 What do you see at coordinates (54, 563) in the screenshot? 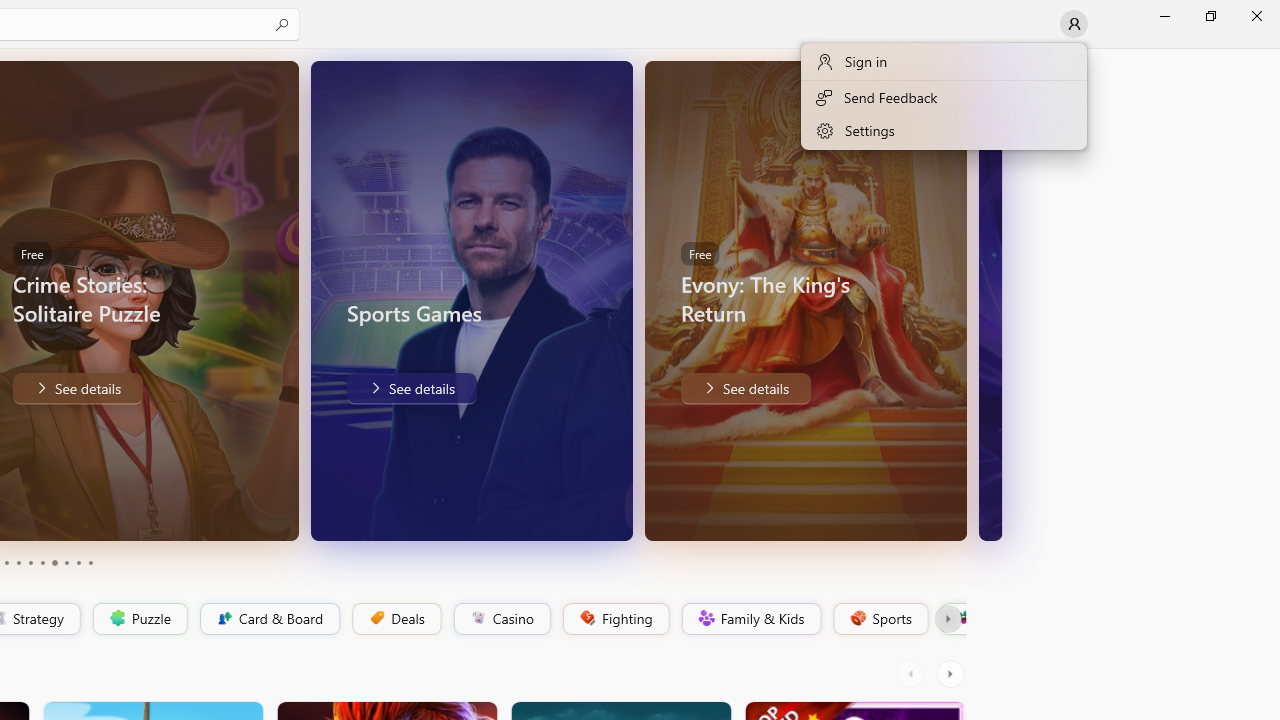
I see `'Page 7'` at bounding box center [54, 563].